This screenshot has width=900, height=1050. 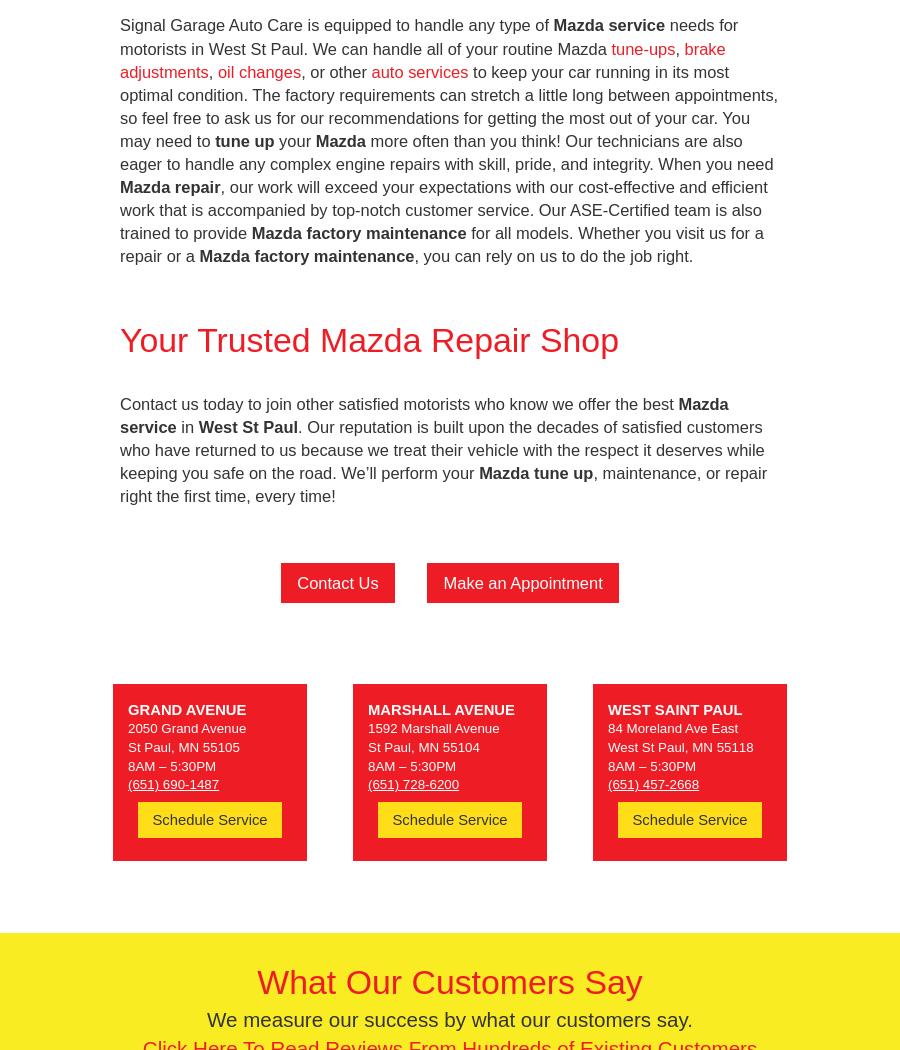 What do you see at coordinates (127, 727) in the screenshot?
I see `'2050 Grand Avenue'` at bounding box center [127, 727].